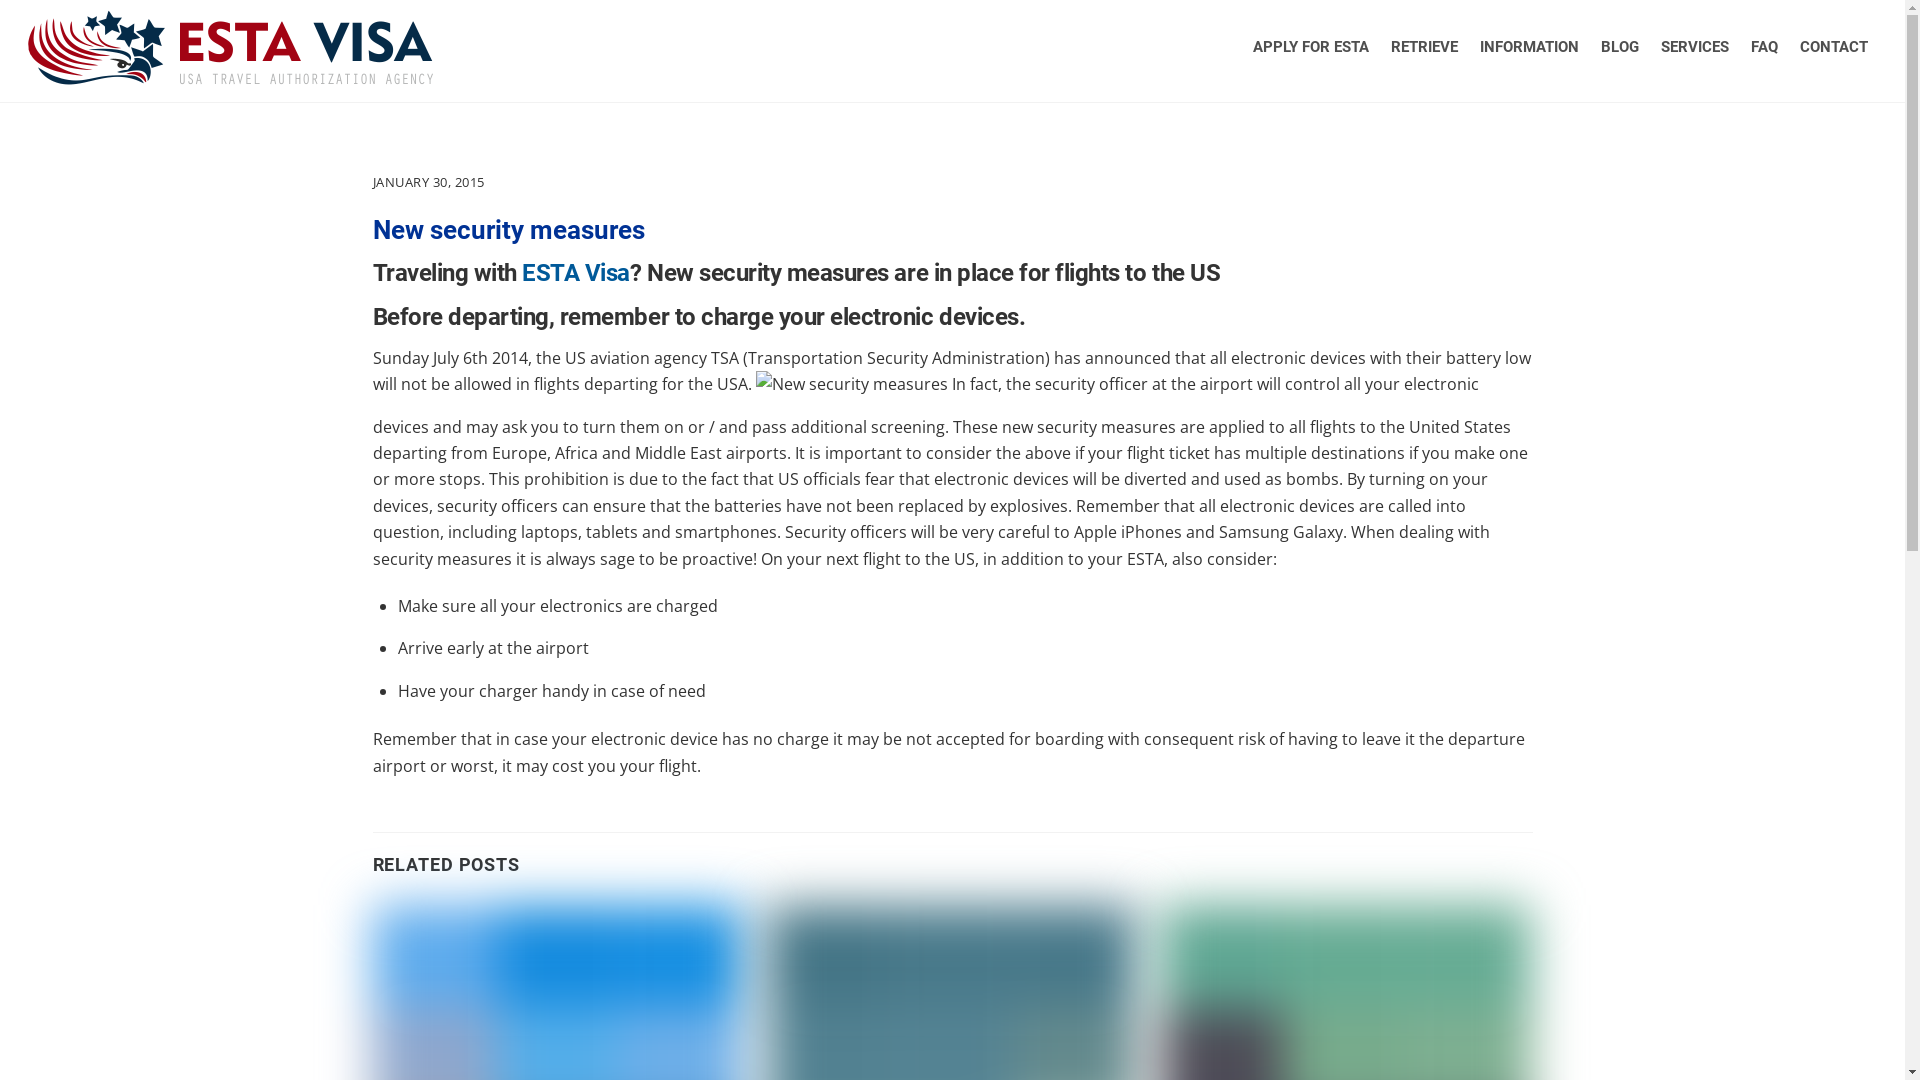 The image size is (1920, 1080). I want to click on 'SERVICES', so click(1651, 45).